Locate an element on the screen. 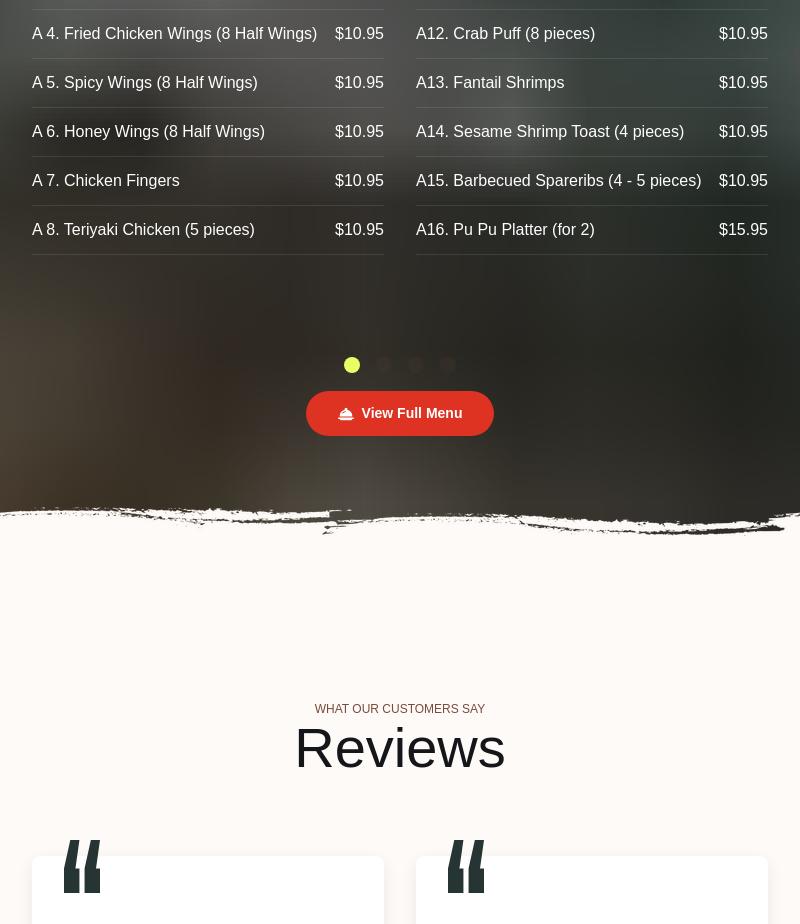 The width and height of the screenshot is (800, 924). 'A 8. Teriyaki Chicken (5 pieces)' is located at coordinates (142, 229).